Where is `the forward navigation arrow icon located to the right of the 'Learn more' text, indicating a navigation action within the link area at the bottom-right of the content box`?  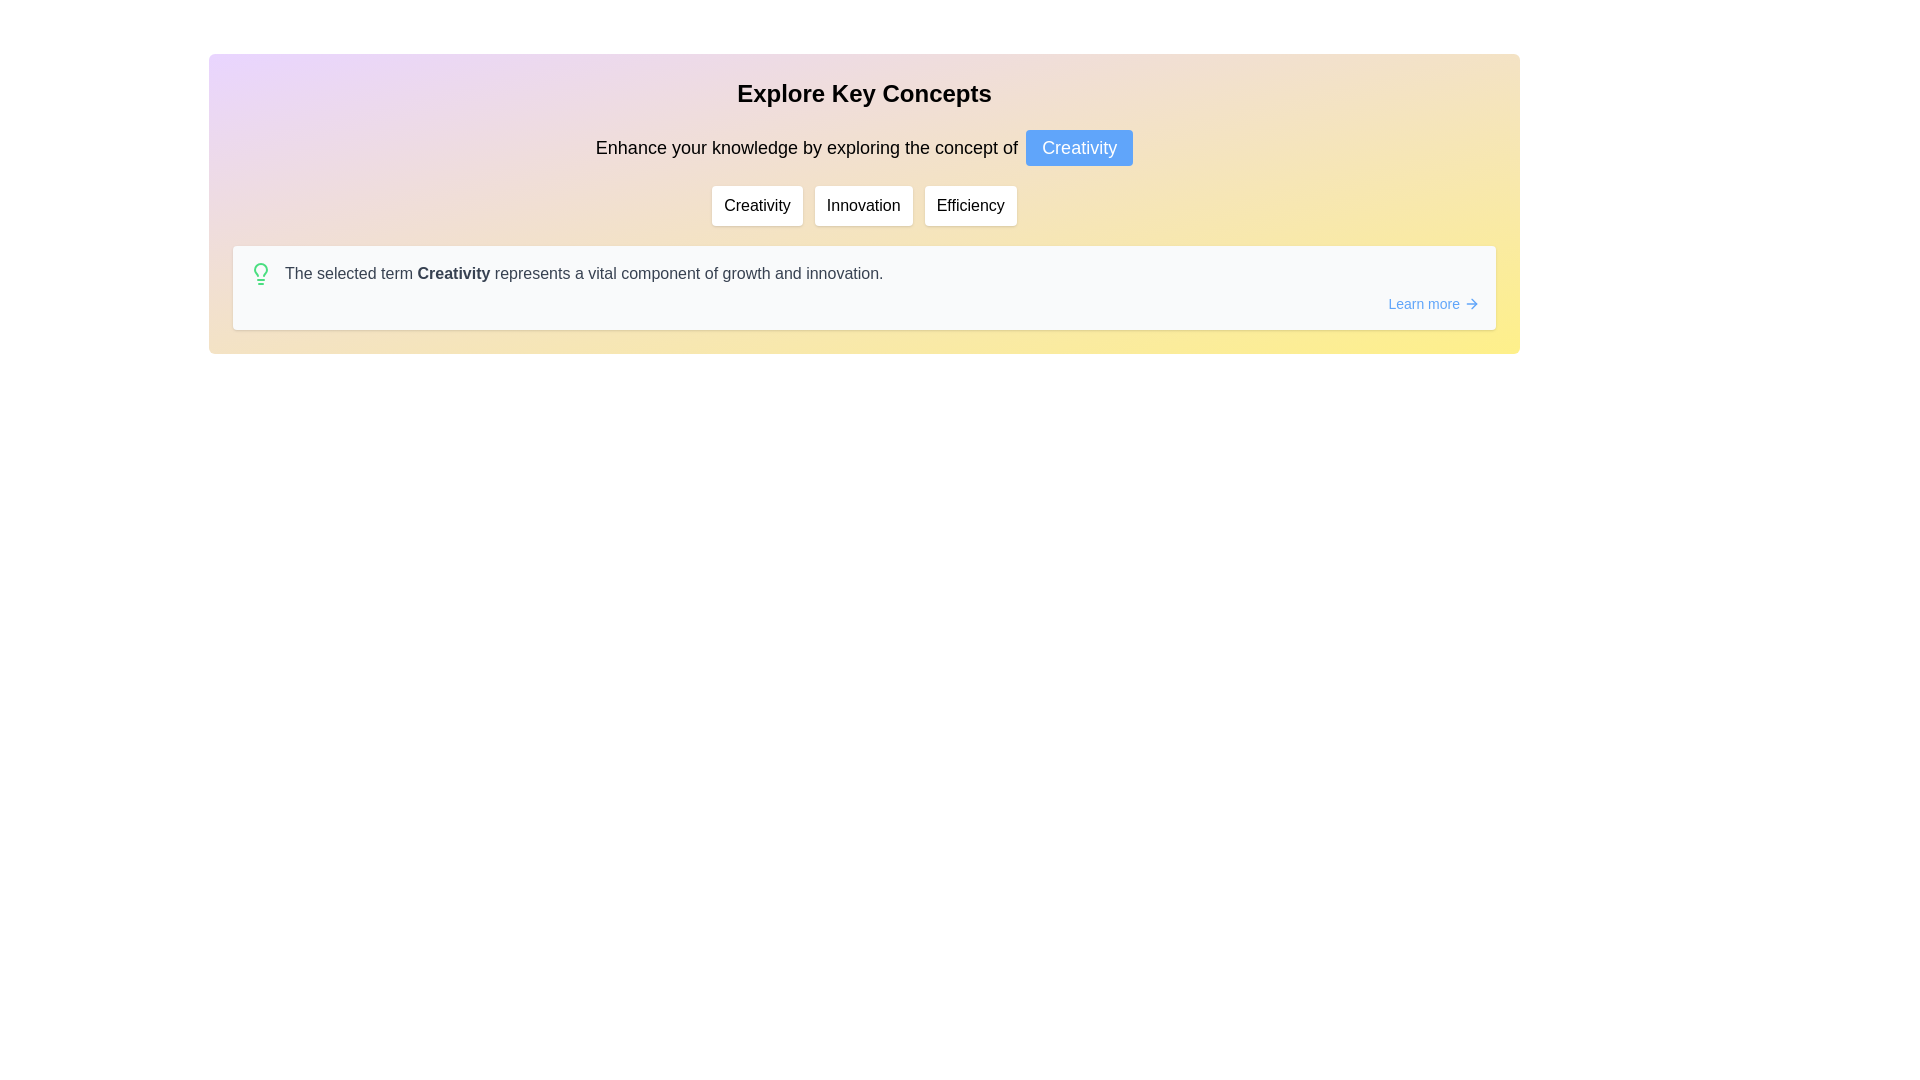 the forward navigation arrow icon located to the right of the 'Learn more' text, indicating a navigation action within the link area at the bottom-right of the content box is located at coordinates (1472, 304).